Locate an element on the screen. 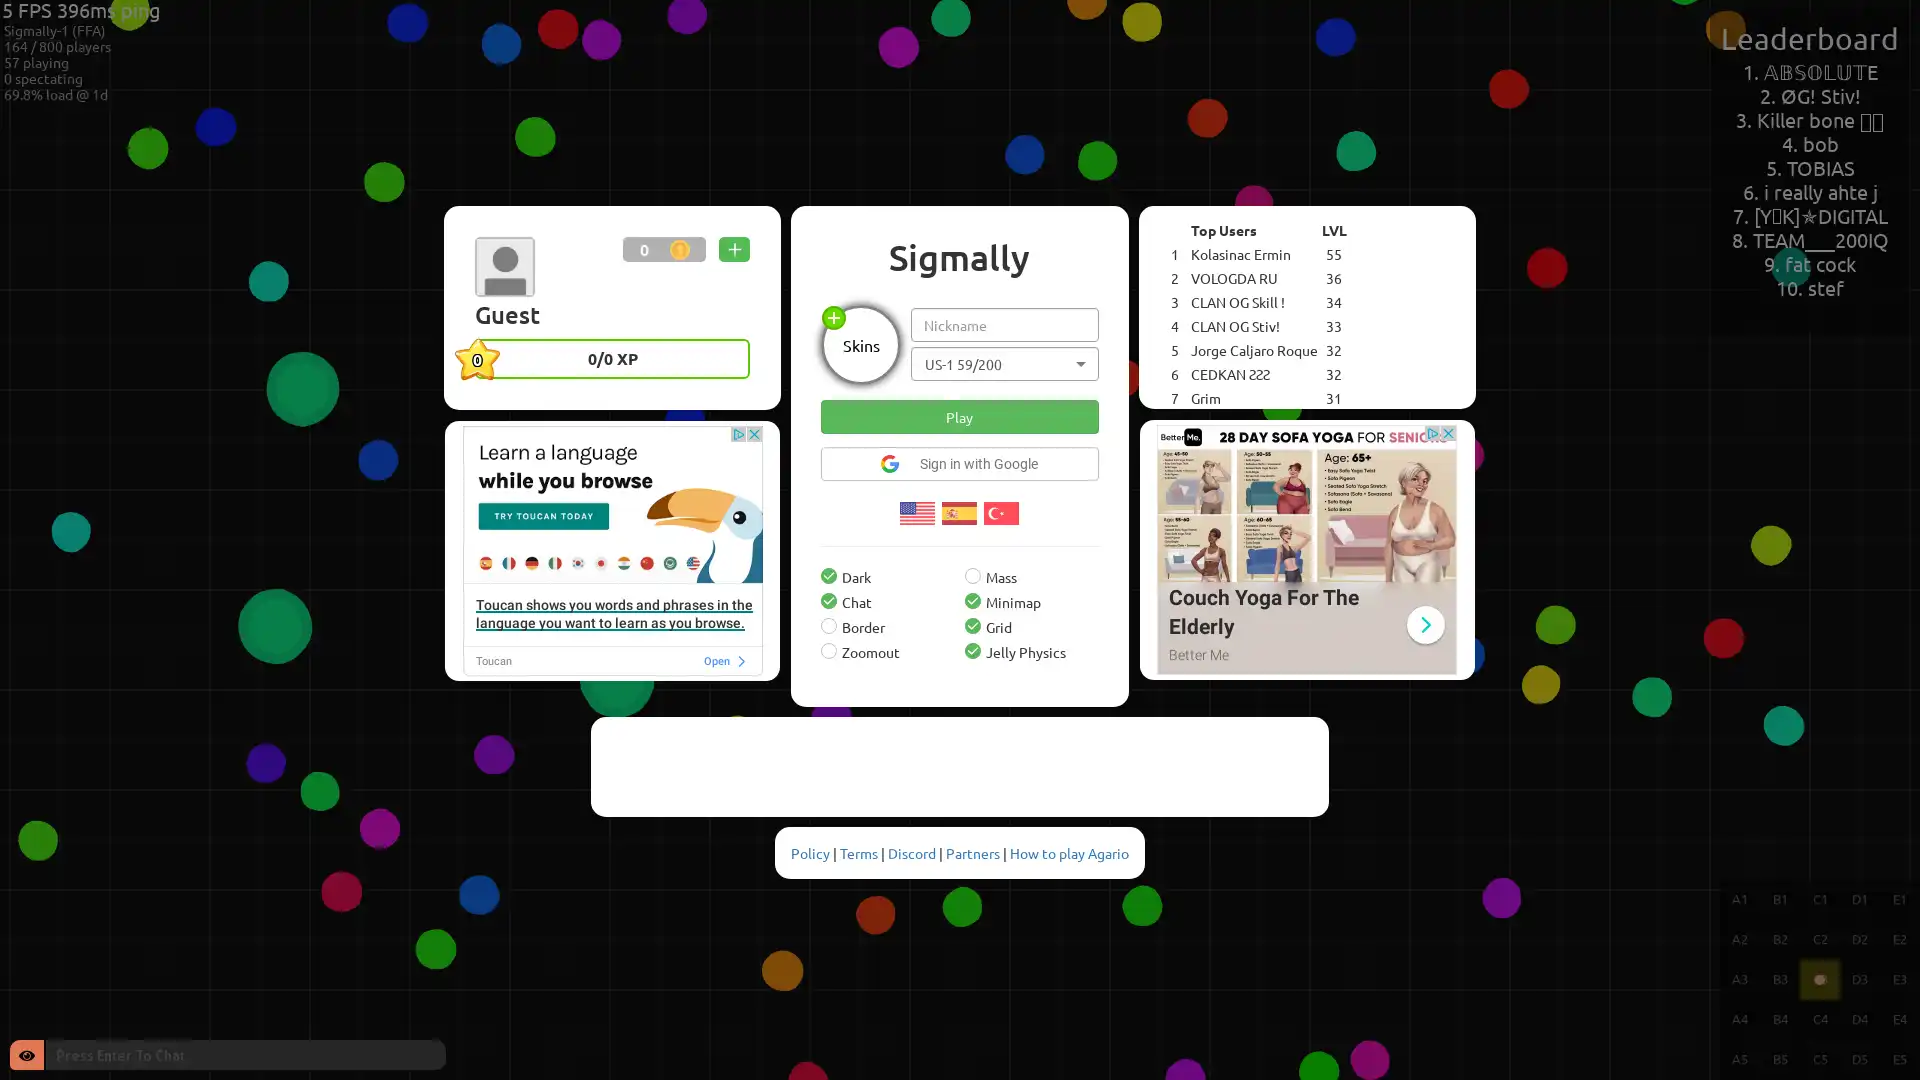  Google Sign in with Google is located at coordinates (958, 462).